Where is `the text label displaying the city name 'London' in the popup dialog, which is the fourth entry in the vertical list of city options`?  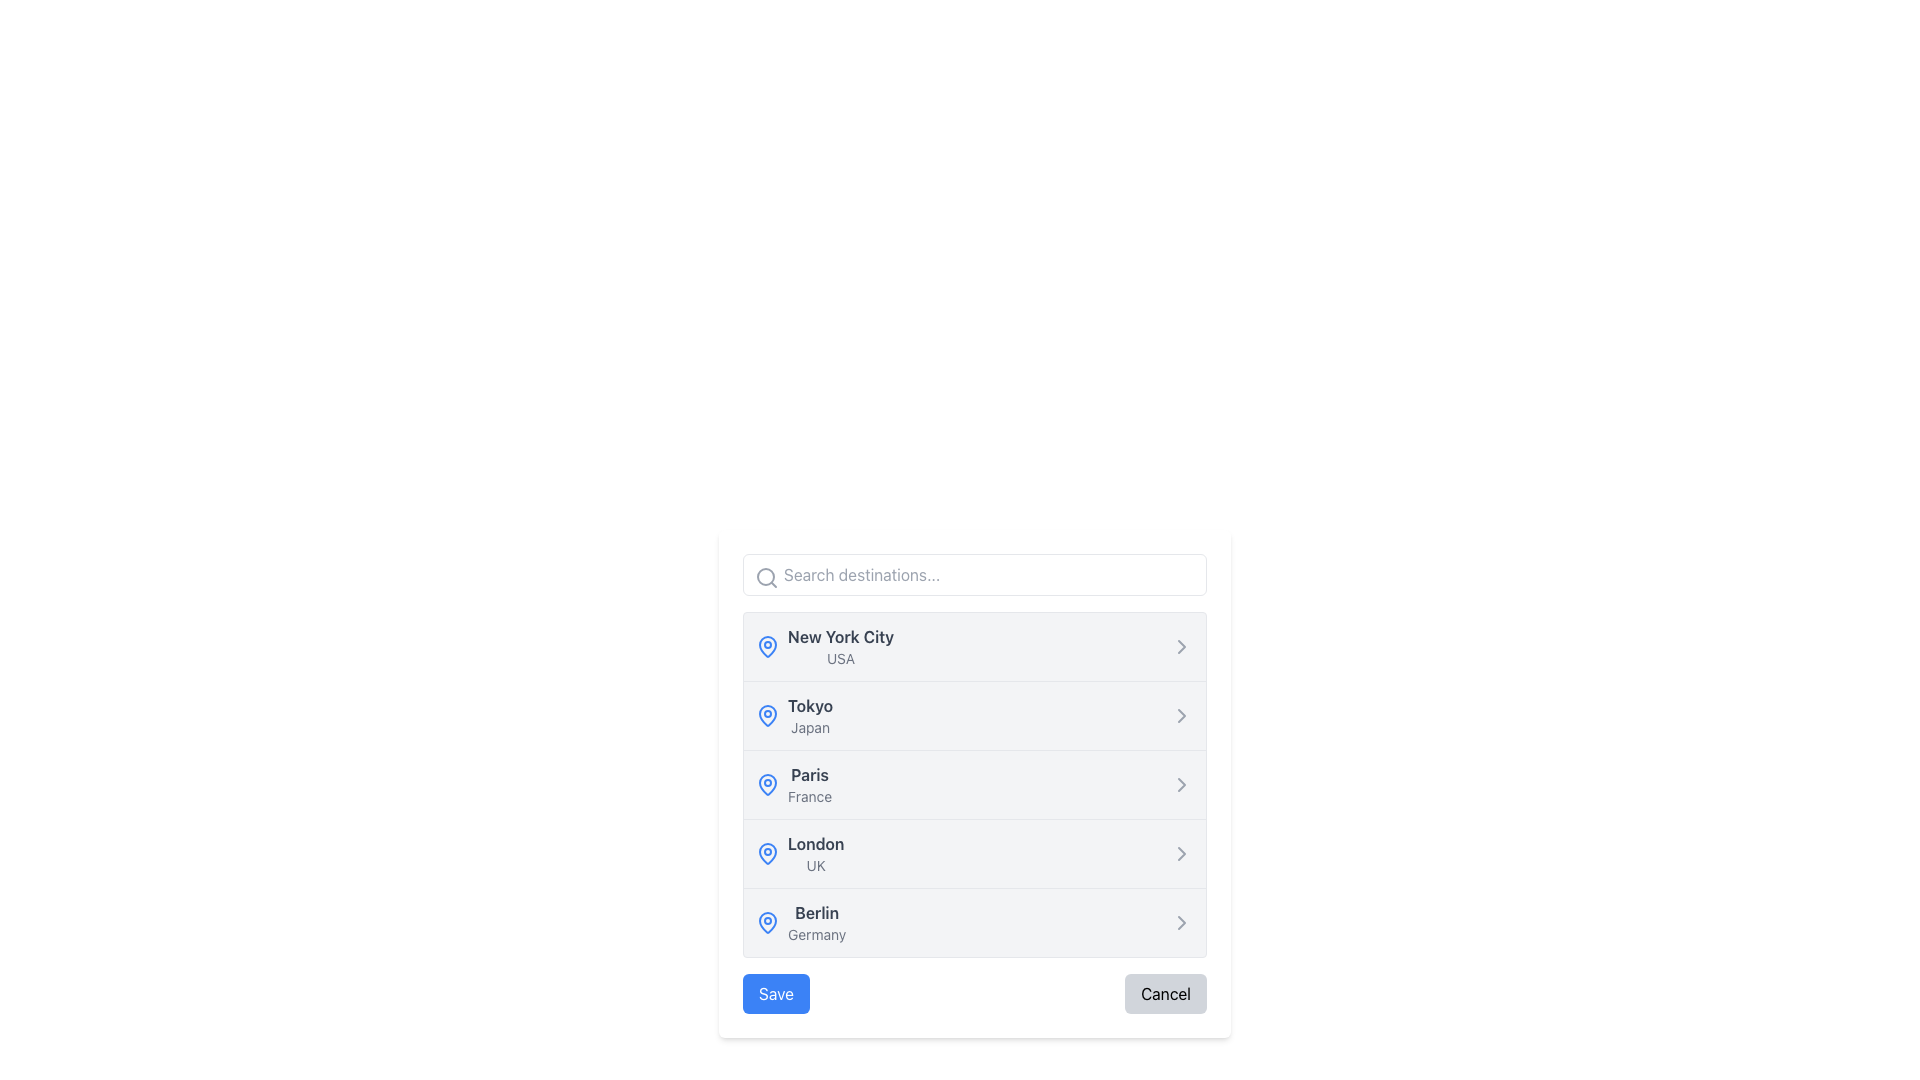 the text label displaying the city name 'London' in the popup dialog, which is the fourth entry in the vertical list of city options is located at coordinates (816, 844).